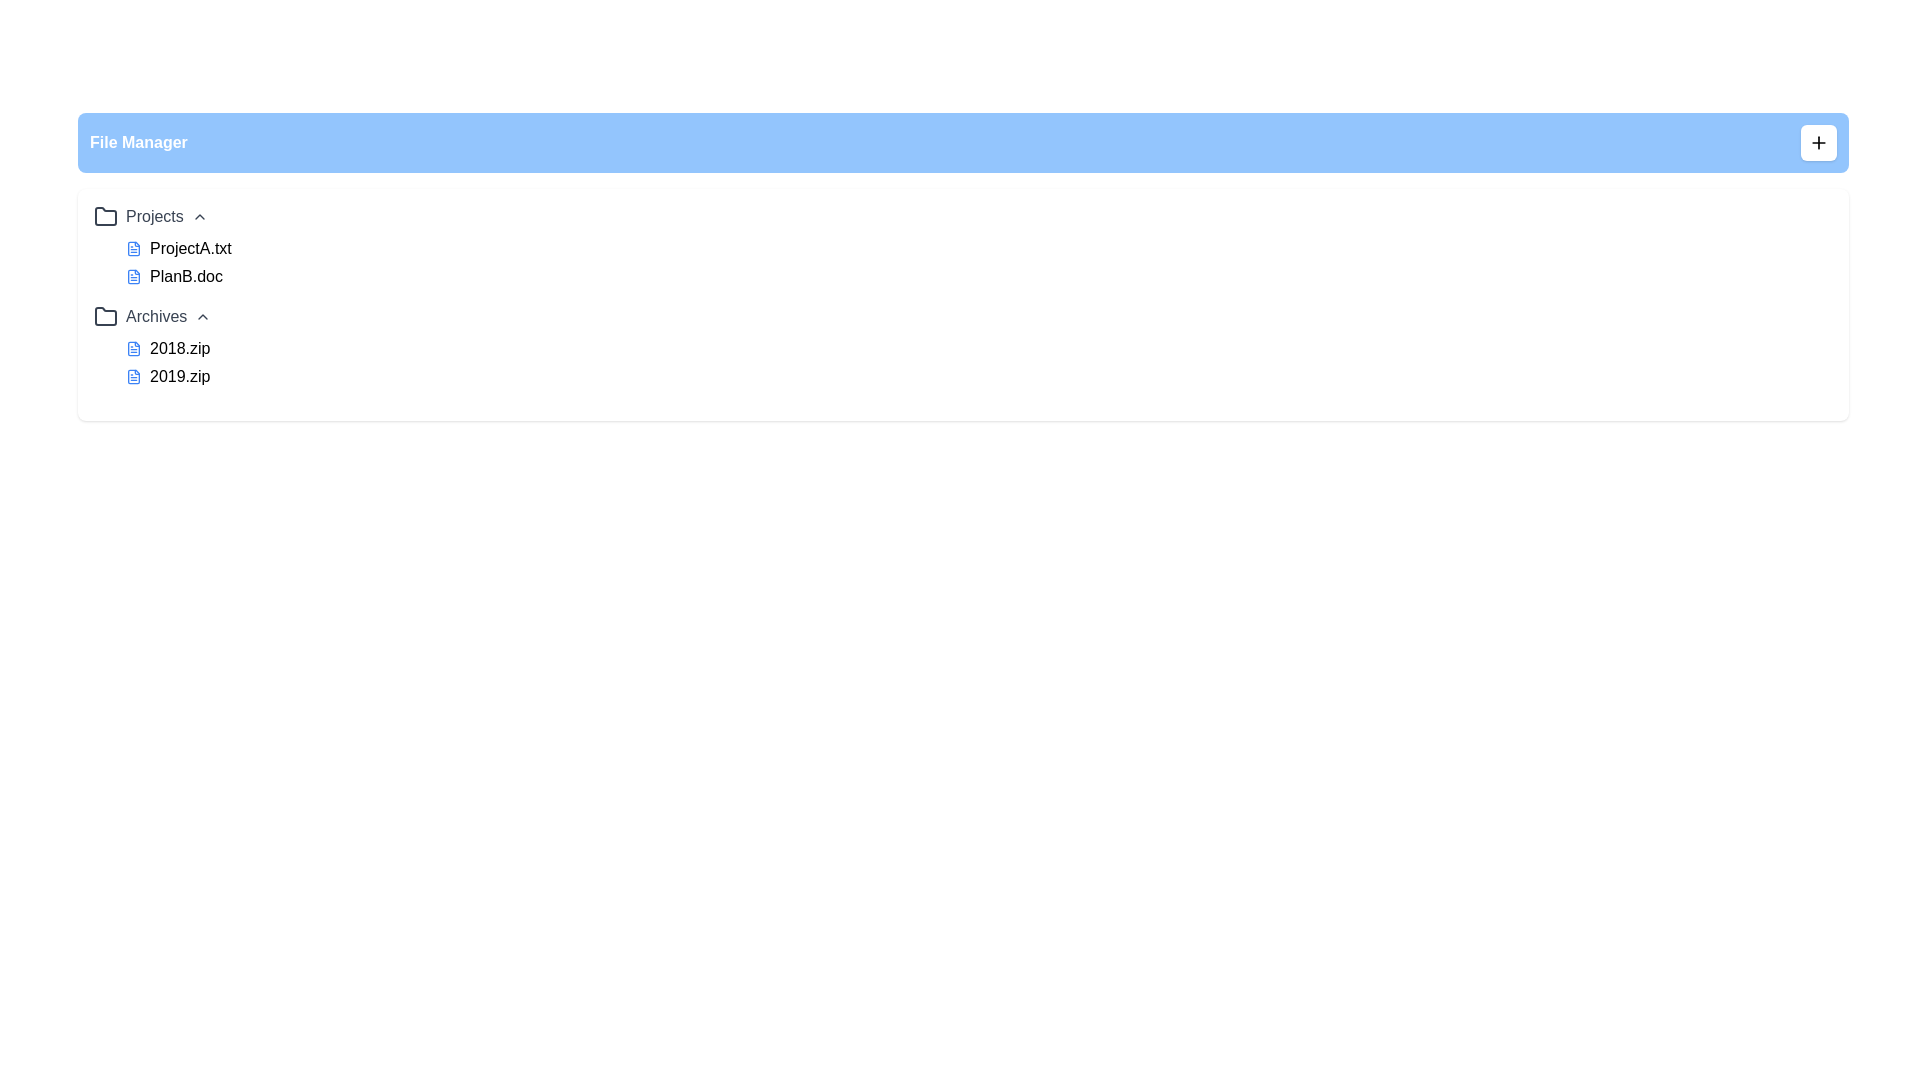  What do you see at coordinates (151, 315) in the screenshot?
I see `the 'Archives' folder` at bounding box center [151, 315].